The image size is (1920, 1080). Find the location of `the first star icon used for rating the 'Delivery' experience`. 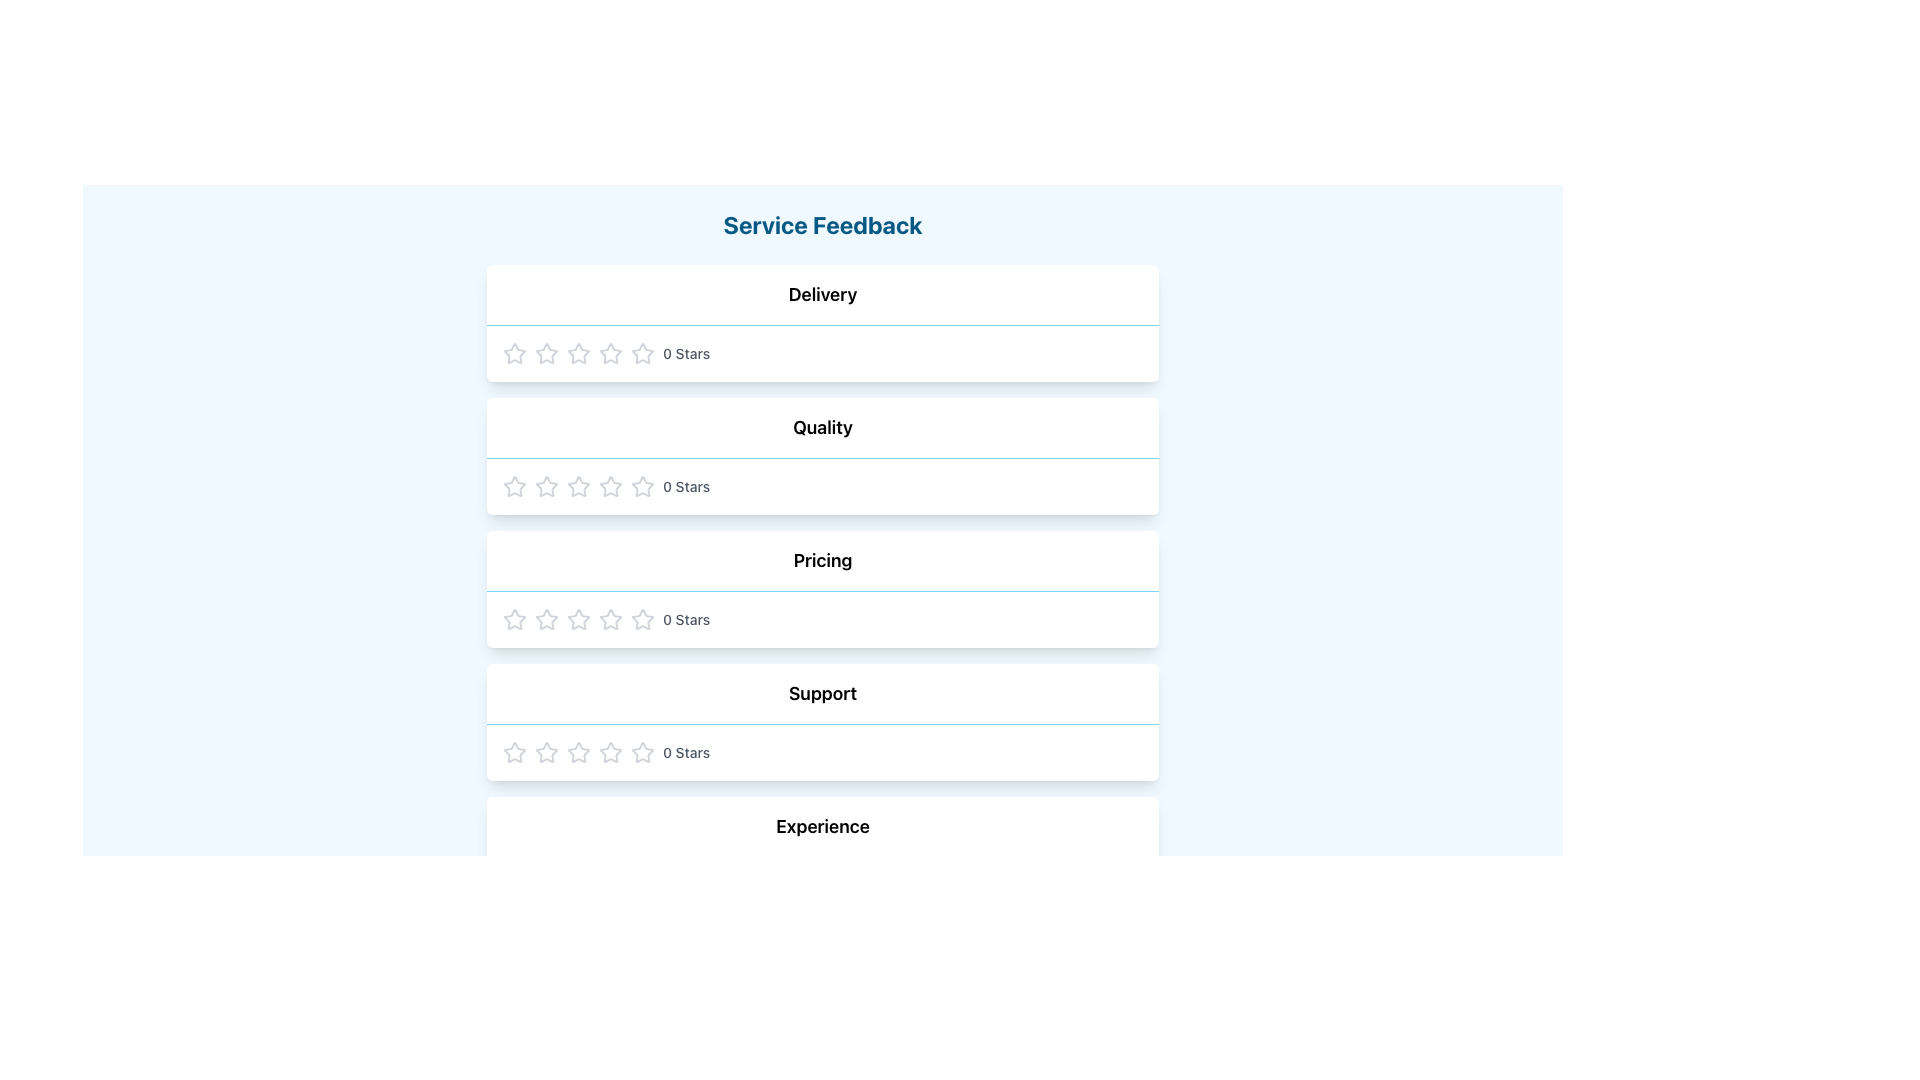

the first star icon used for rating the 'Delivery' experience is located at coordinates (547, 352).